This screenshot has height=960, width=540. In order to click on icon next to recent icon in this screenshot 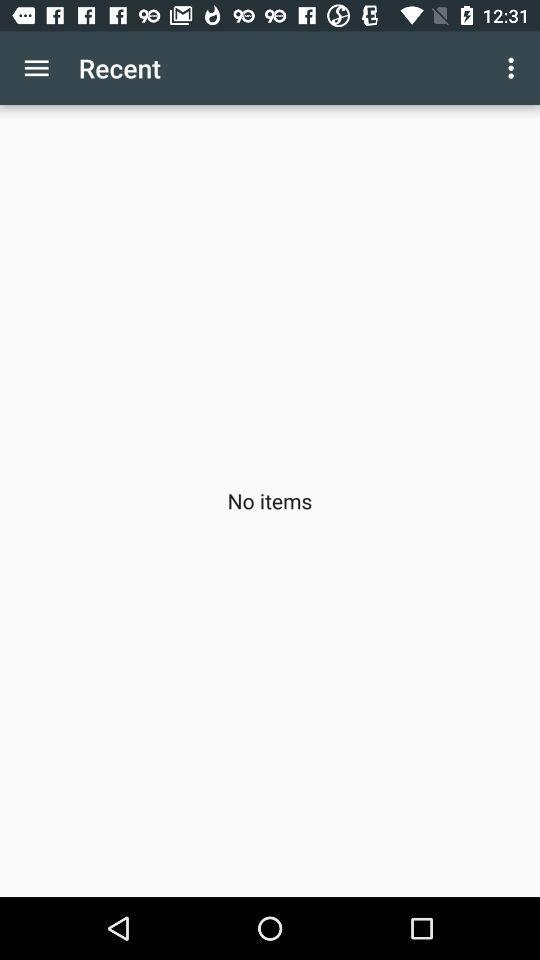, I will do `click(513, 68)`.